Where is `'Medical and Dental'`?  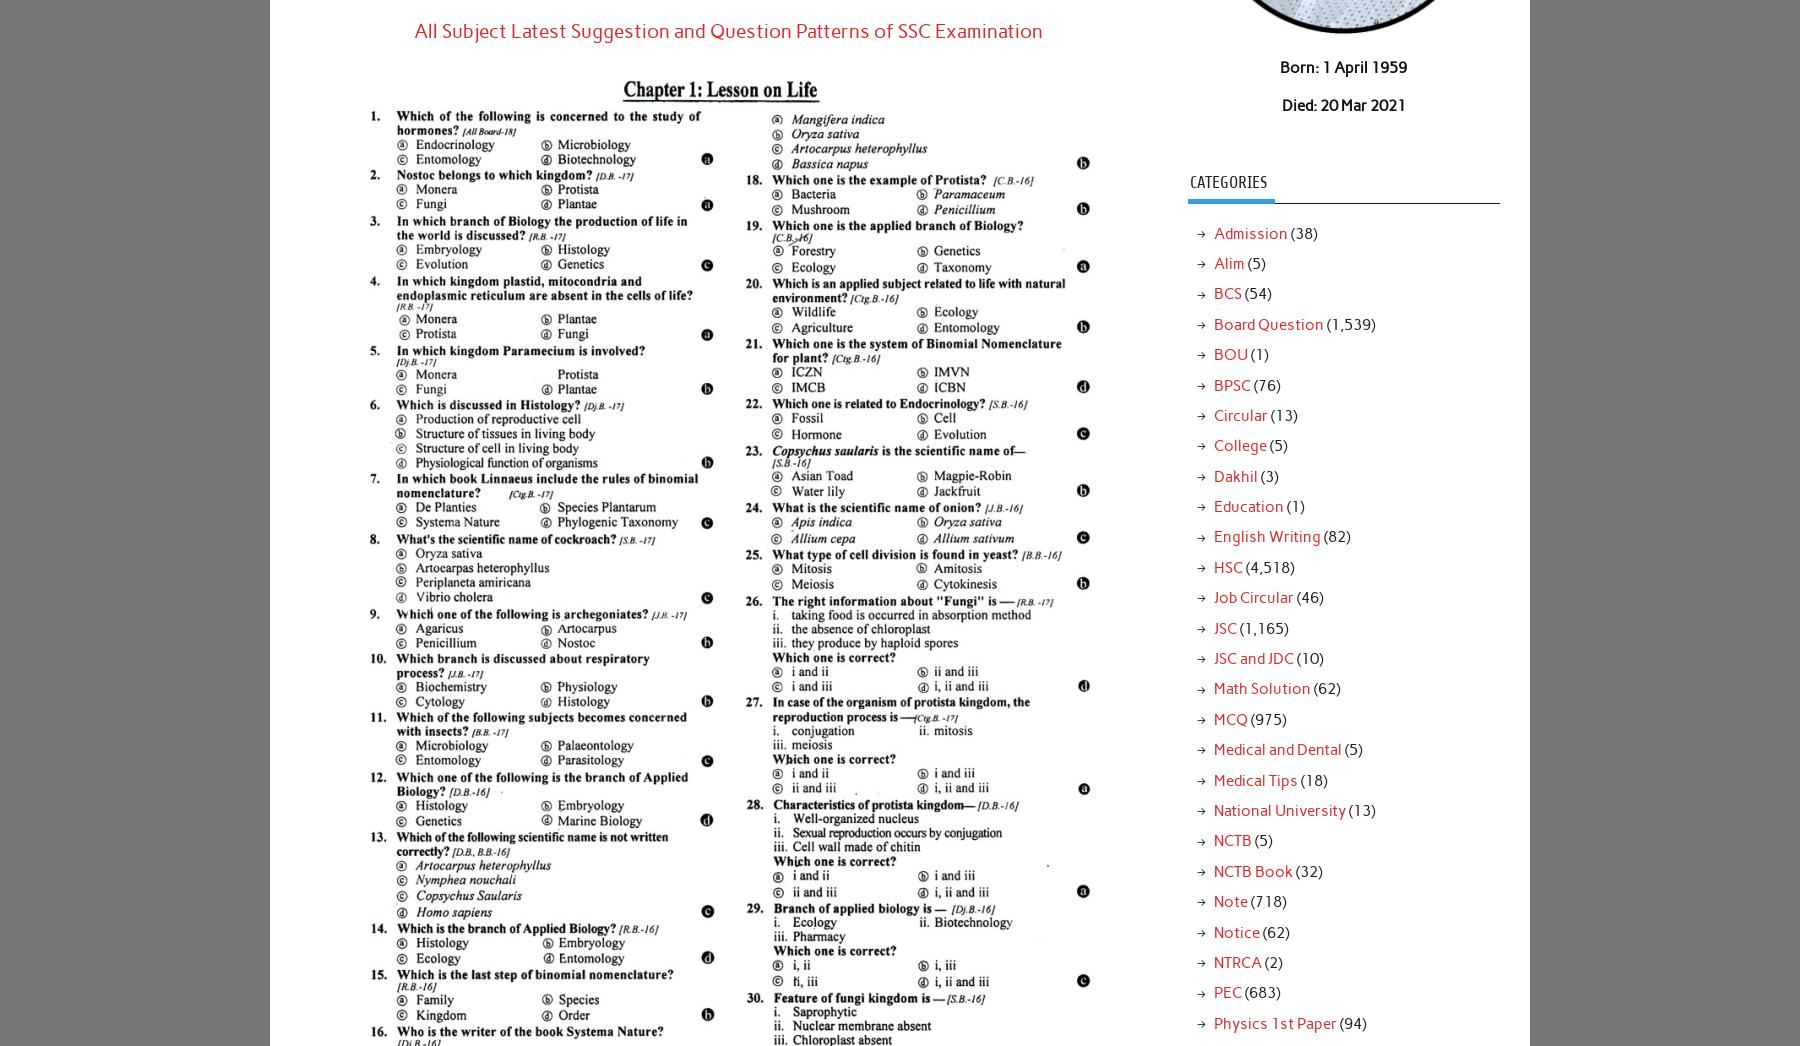 'Medical and Dental' is located at coordinates (1276, 748).